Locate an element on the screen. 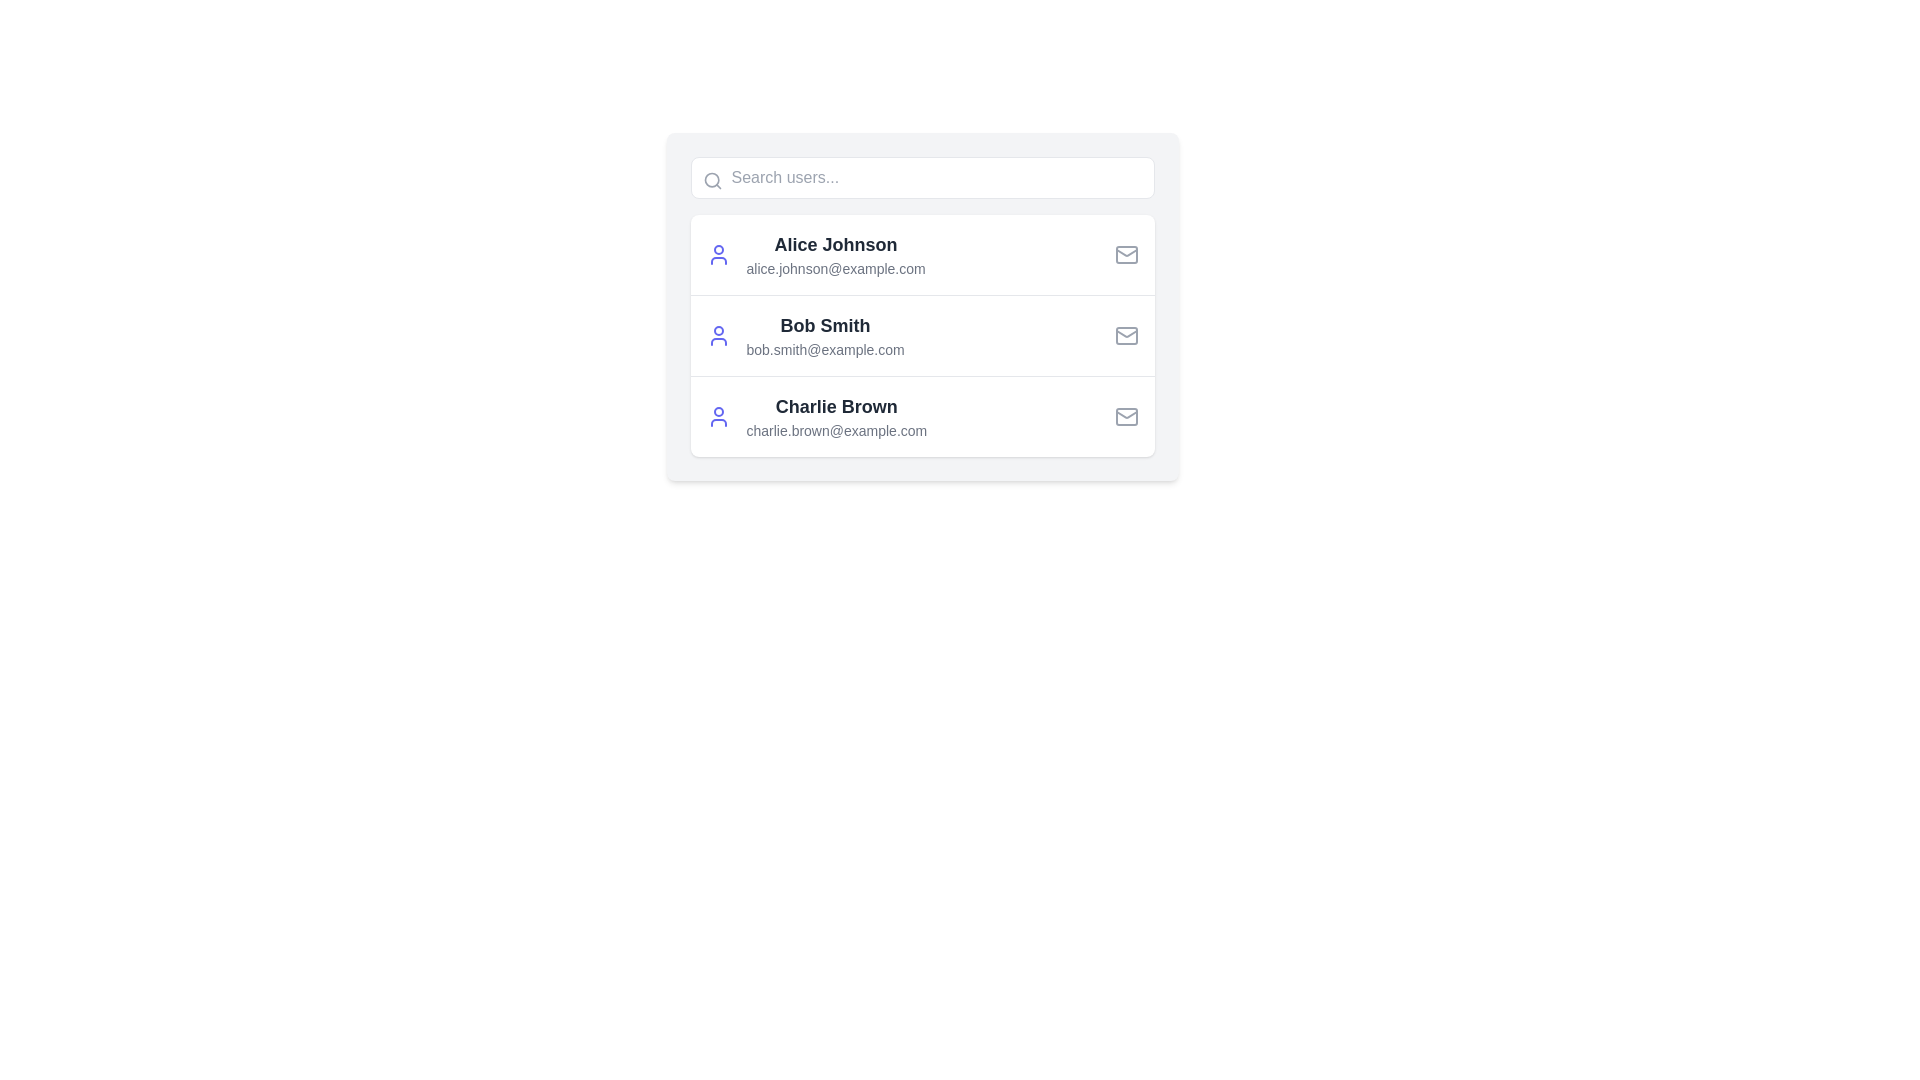 The height and width of the screenshot is (1080, 1920). the static text label displaying the name 'Alice Johnson' in the user profile list, which is positioned above the email address in the first entry is located at coordinates (836, 244).